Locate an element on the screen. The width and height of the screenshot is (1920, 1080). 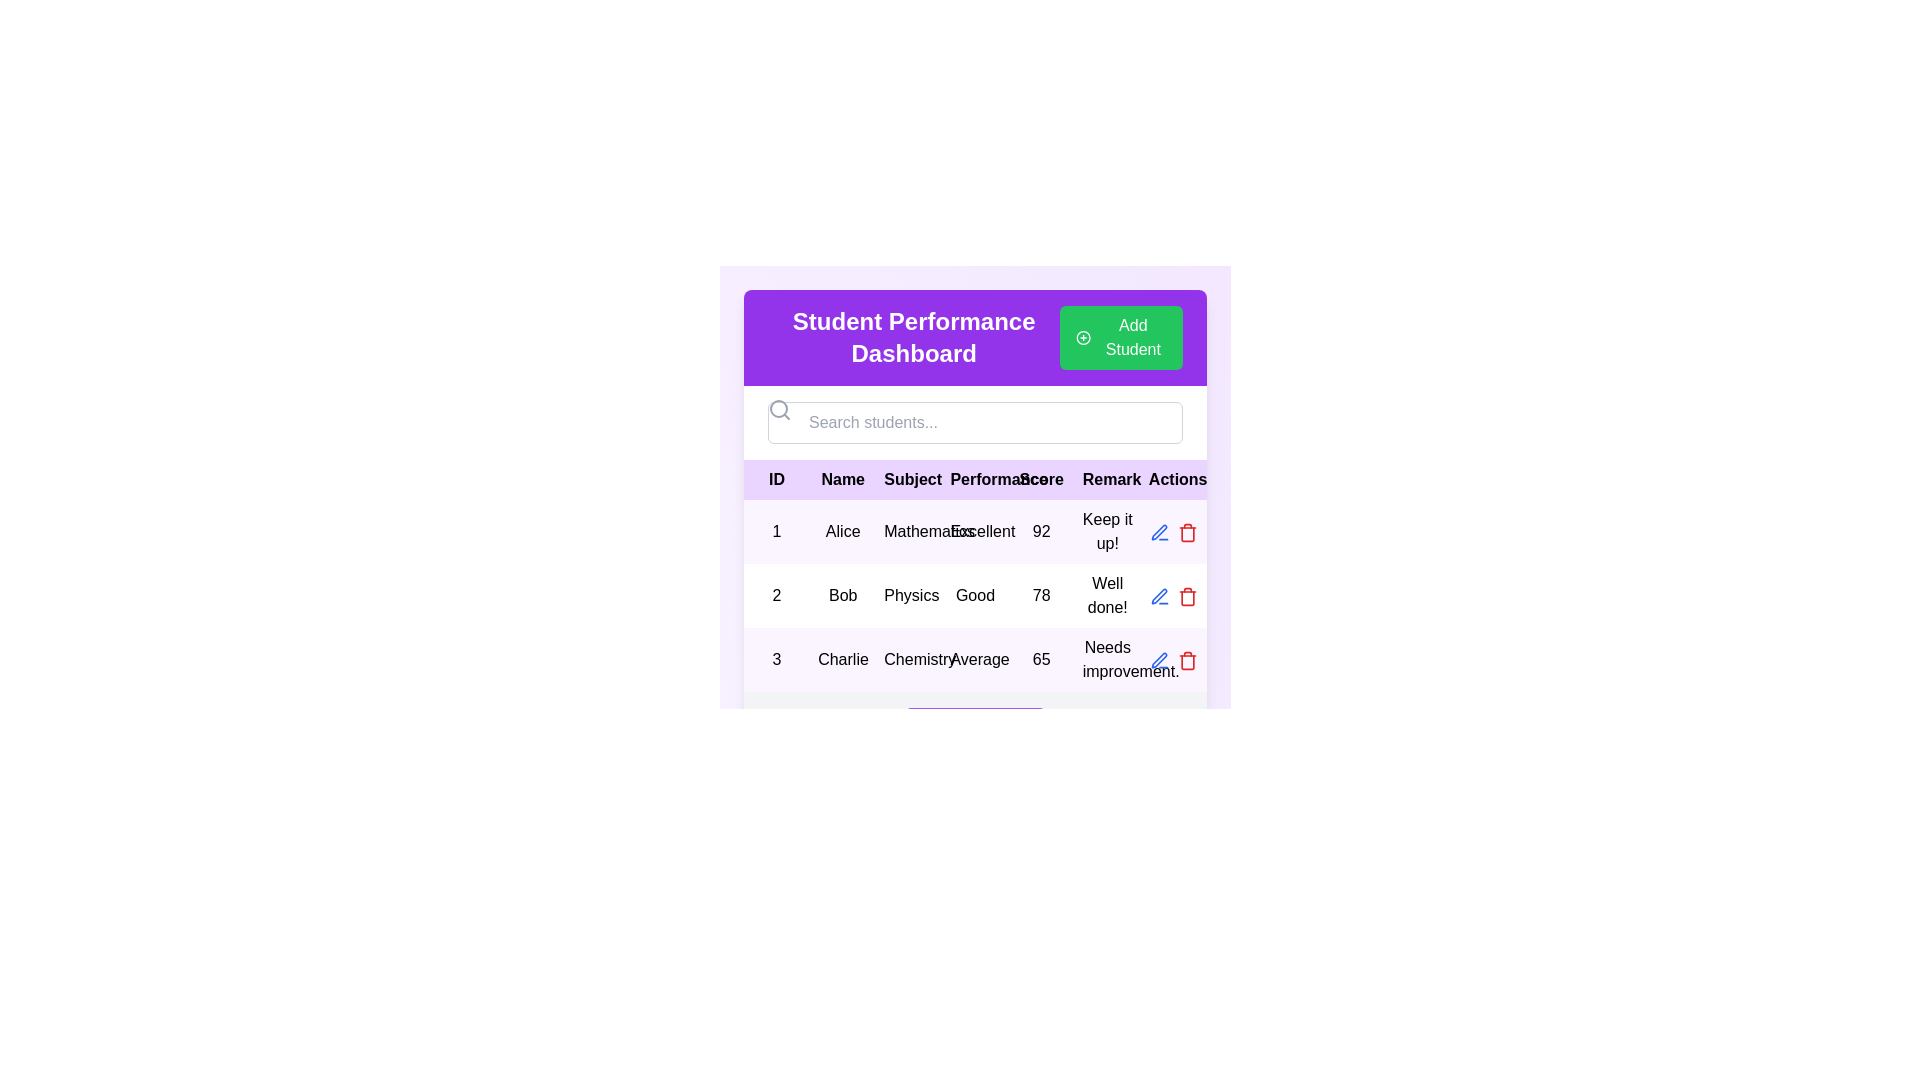
the static text displaying the performance rating 'Excellent' for the student Alice in the Mathematics performance table is located at coordinates (975, 531).